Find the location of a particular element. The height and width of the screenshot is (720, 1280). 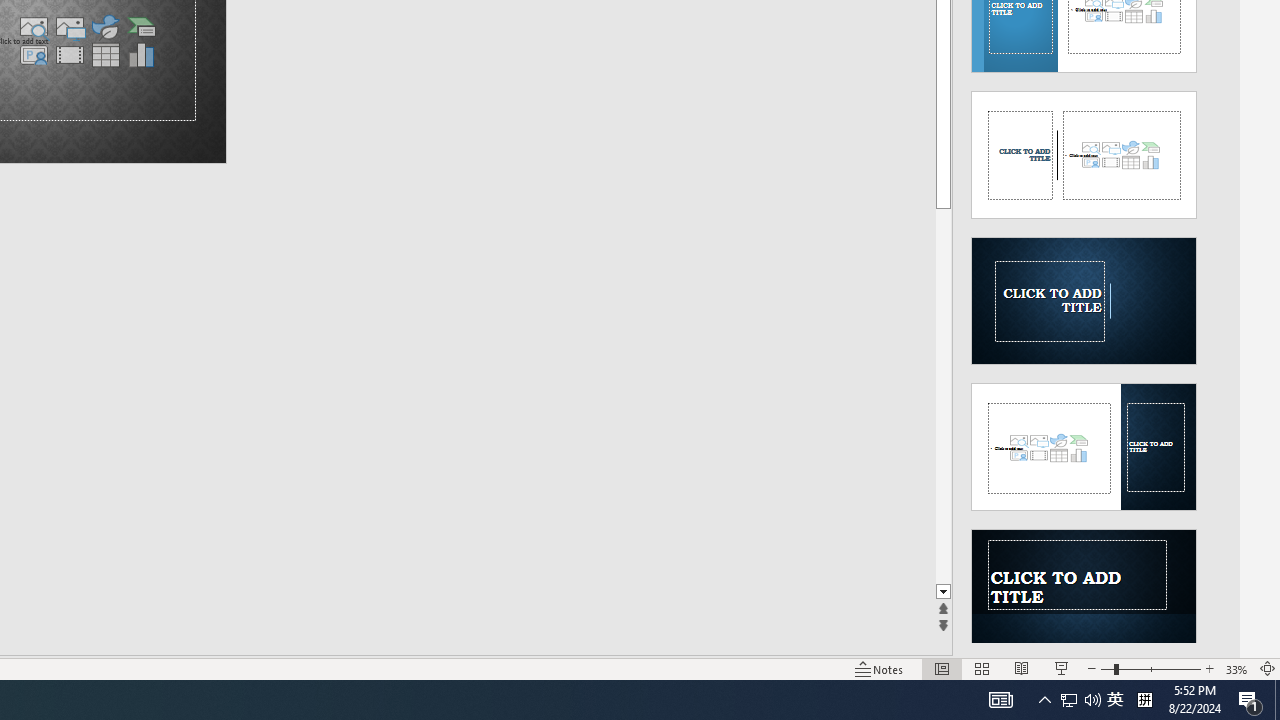

'Design Idea' is located at coordinates (1083, 586).